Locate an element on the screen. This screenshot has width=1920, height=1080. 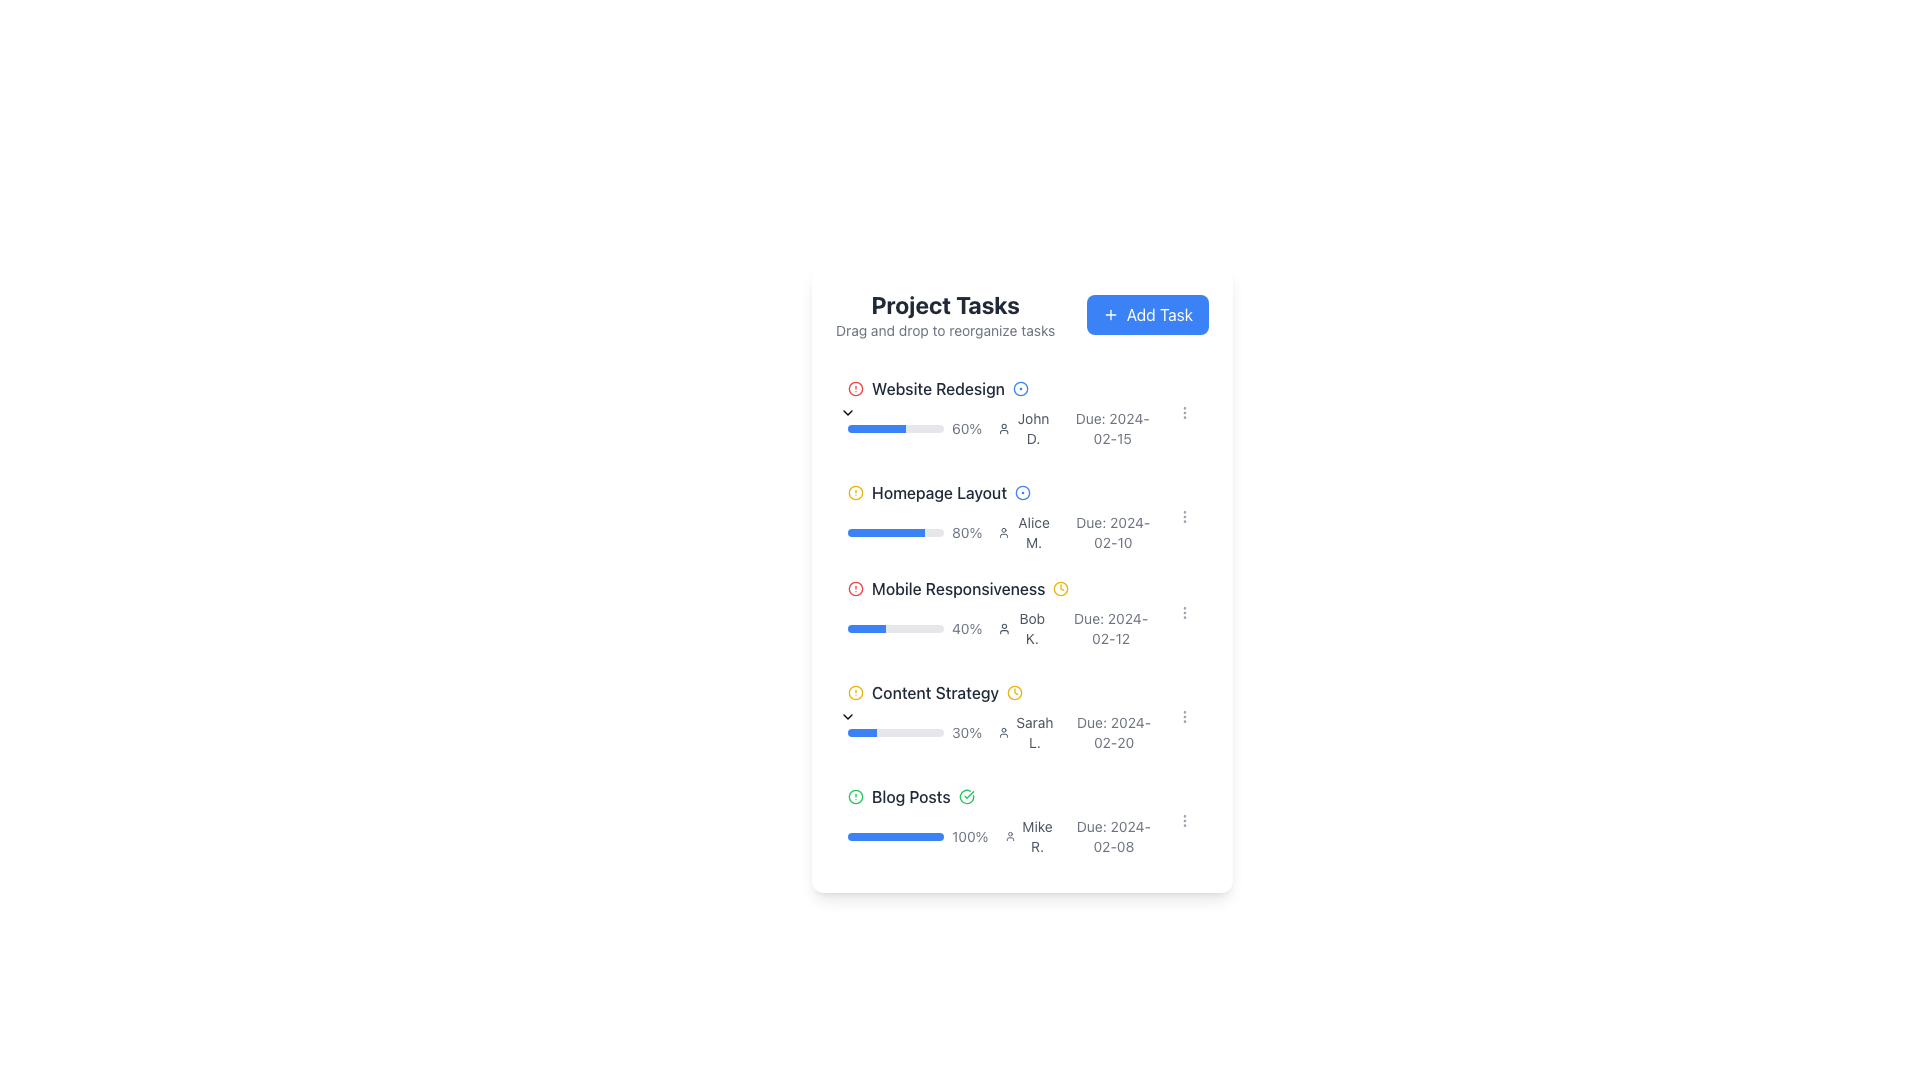
the SVG icon (plus sign) that indicates the action of adding a new task, located at the center of the 'Add Task' button in the top-right section of the 'Project Tasks' card is located at coordinates (1109, 315).